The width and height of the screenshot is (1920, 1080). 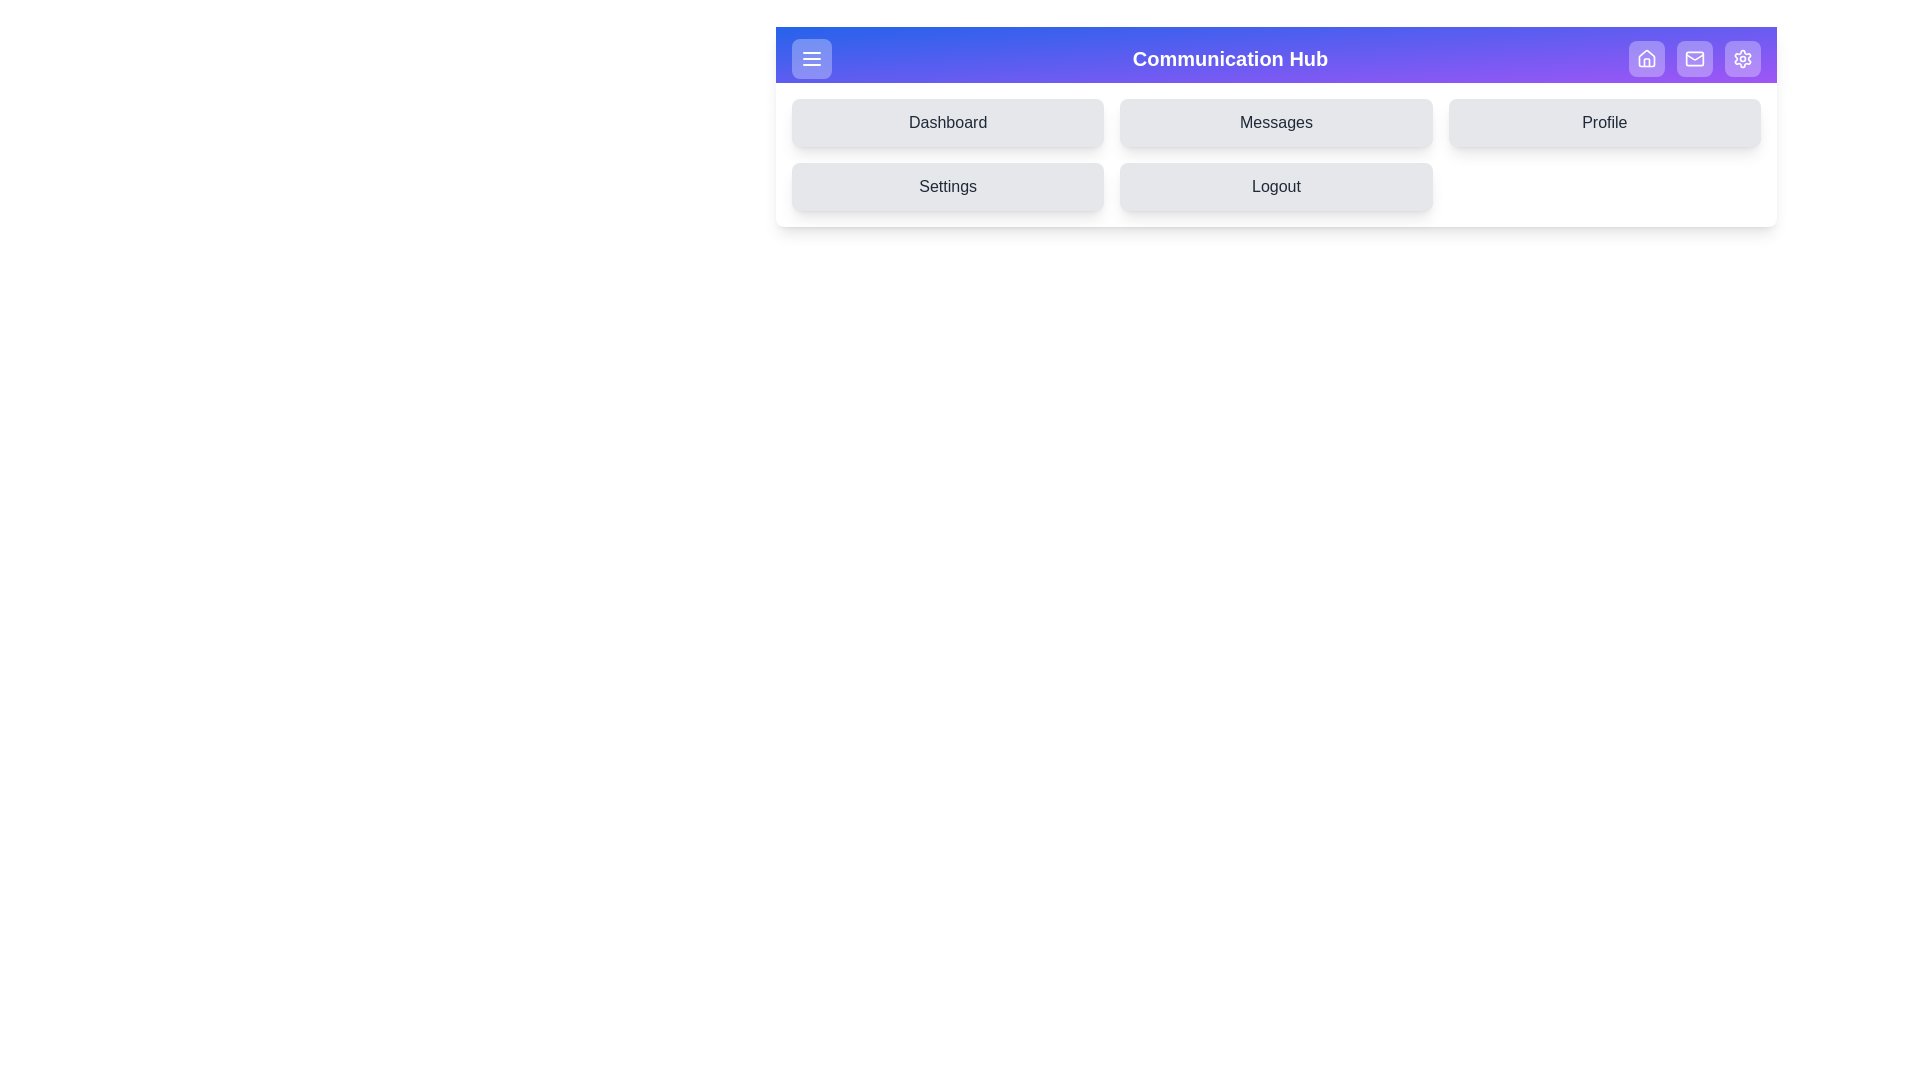 I want to click on the 'Settings' button to navigate to the 'Settings' tab, so click(x=947, y=186).